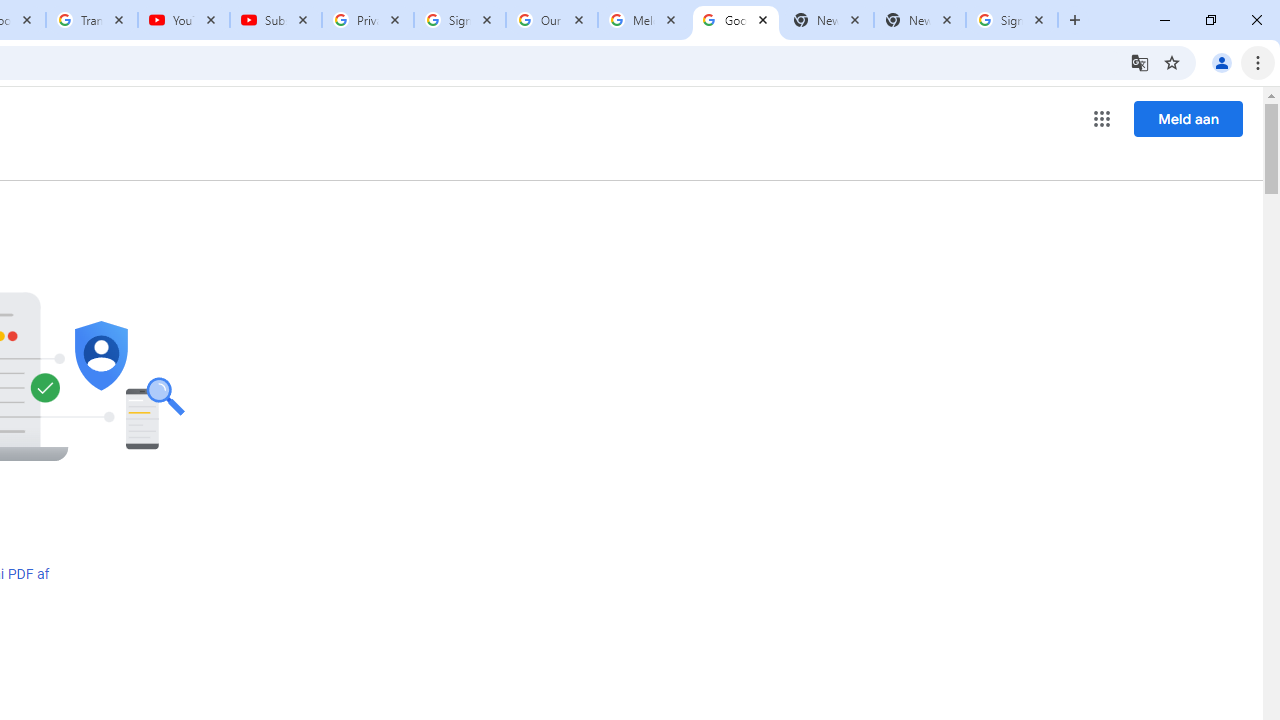 The width and height of the screenshot is (1280, 720). I want to click on 'Sign in - Google Accounts', so click(458, 20).